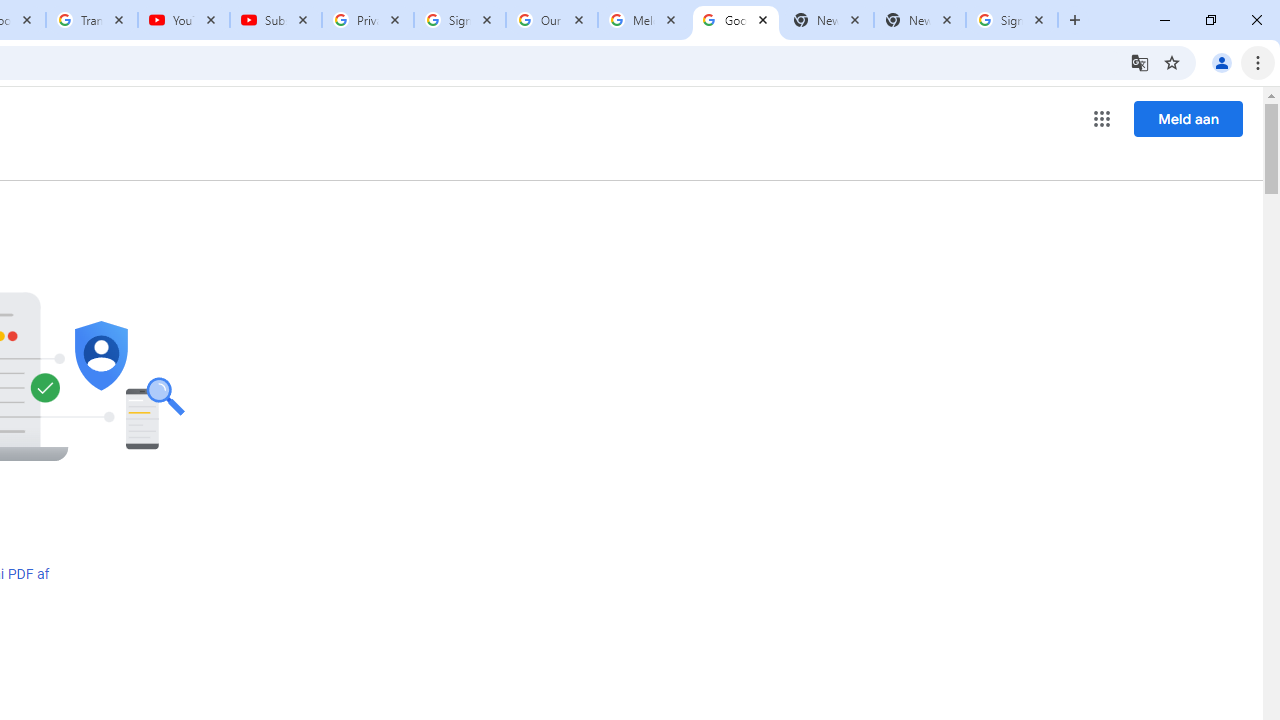 The width and height of the screenshot is (1280, 720). I want to click on 'Sign in - Google Accounts', so click(458, 20).